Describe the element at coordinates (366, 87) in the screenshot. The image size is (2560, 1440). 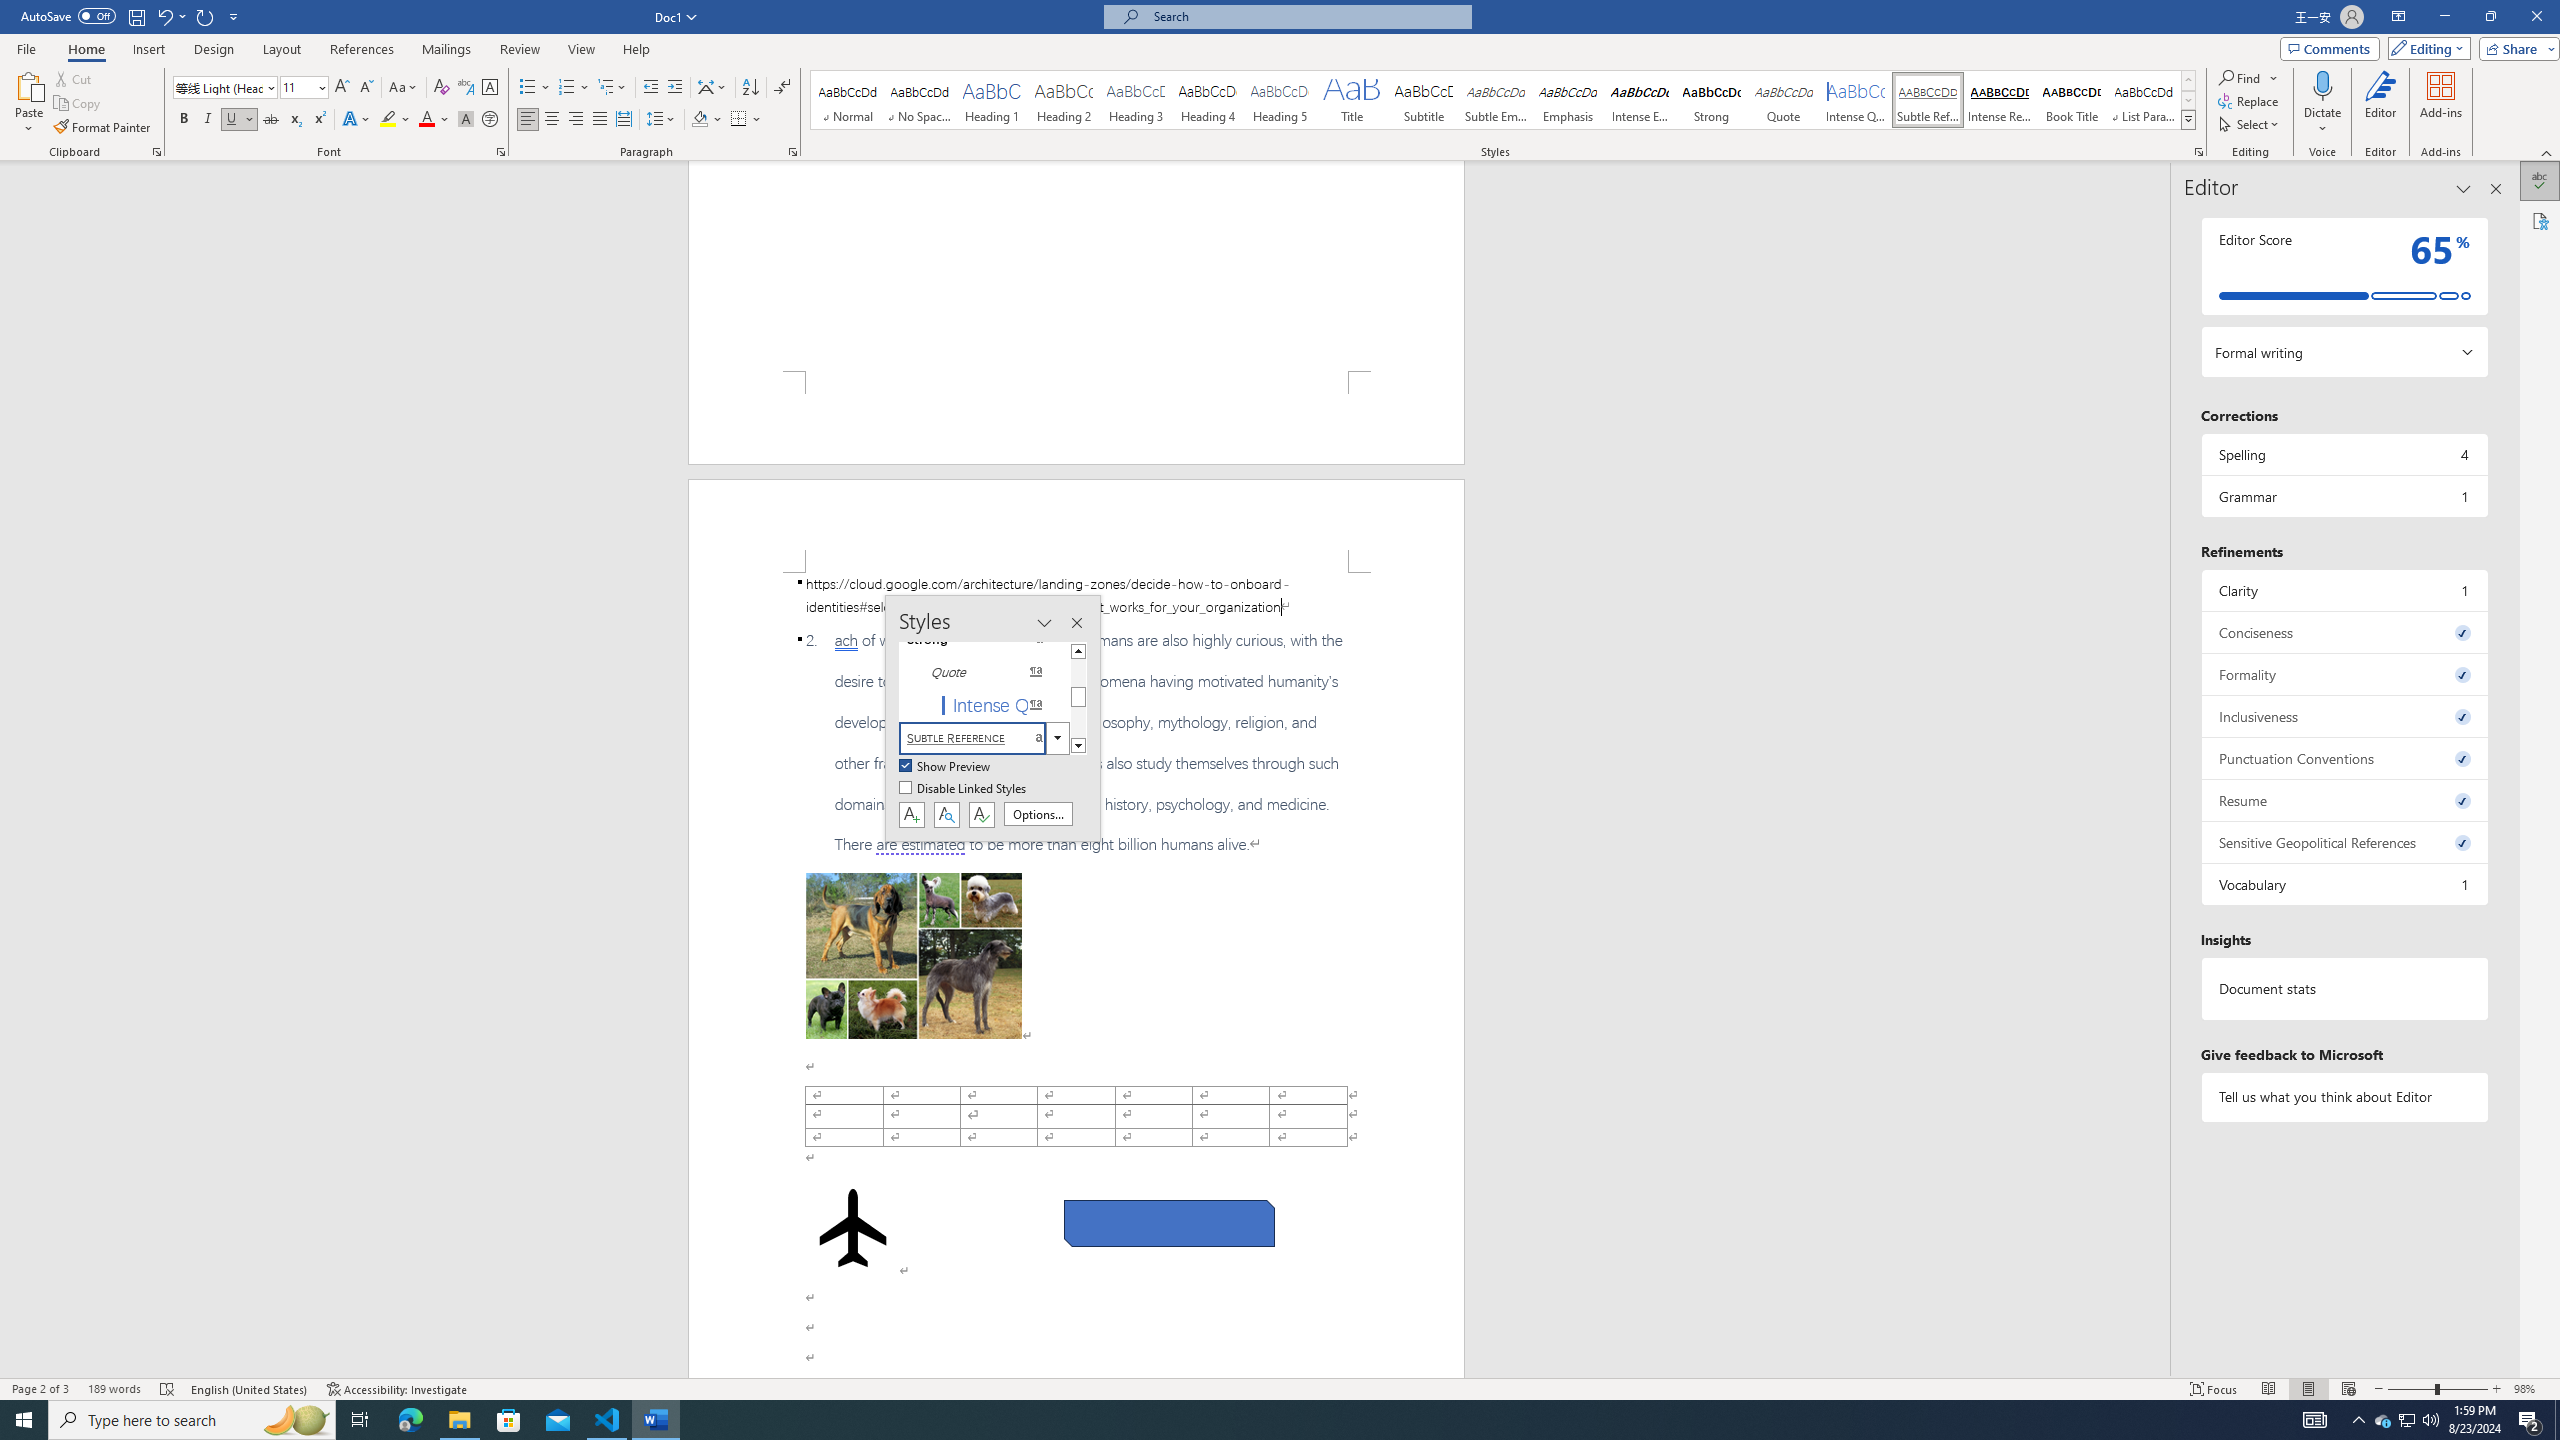
I see `'Shrink Font'` at that location.